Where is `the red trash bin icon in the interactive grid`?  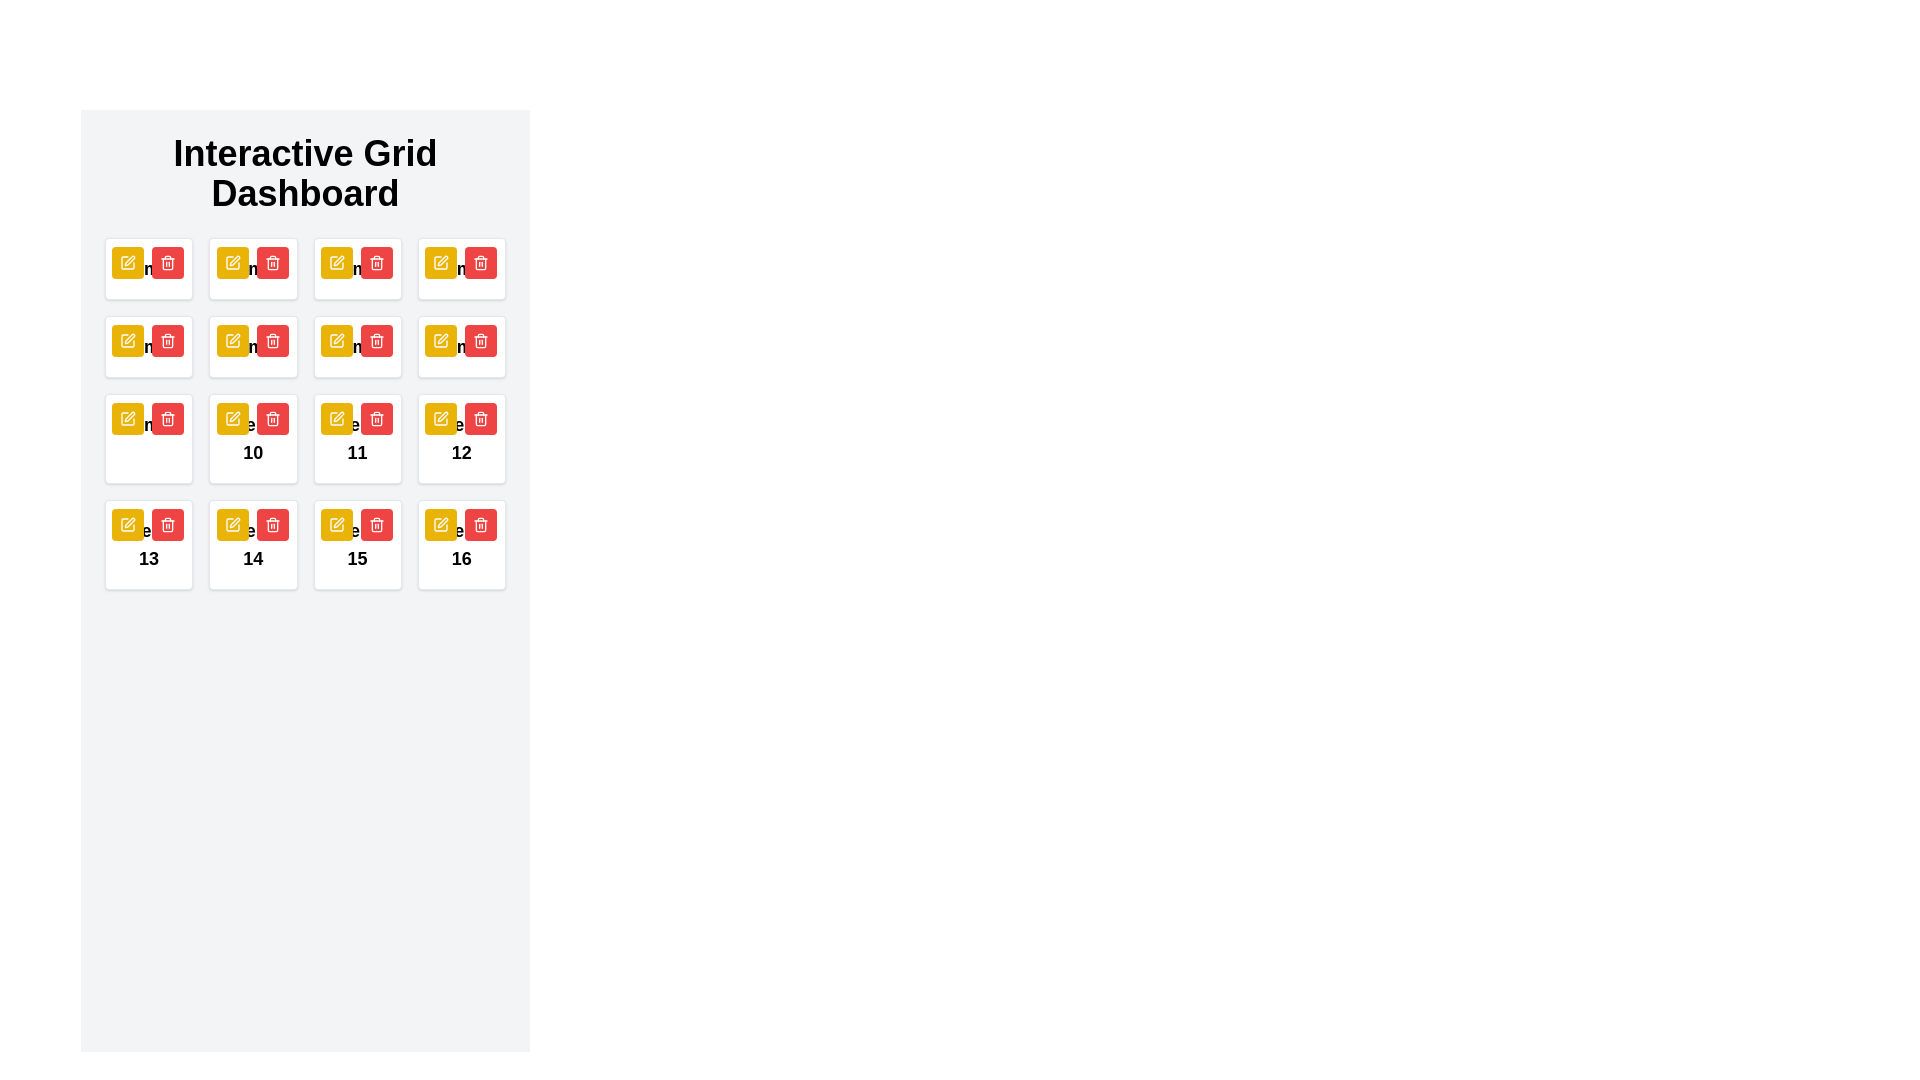 the red trash bin icon in the interactive grid is located at coordinates (376, 261).